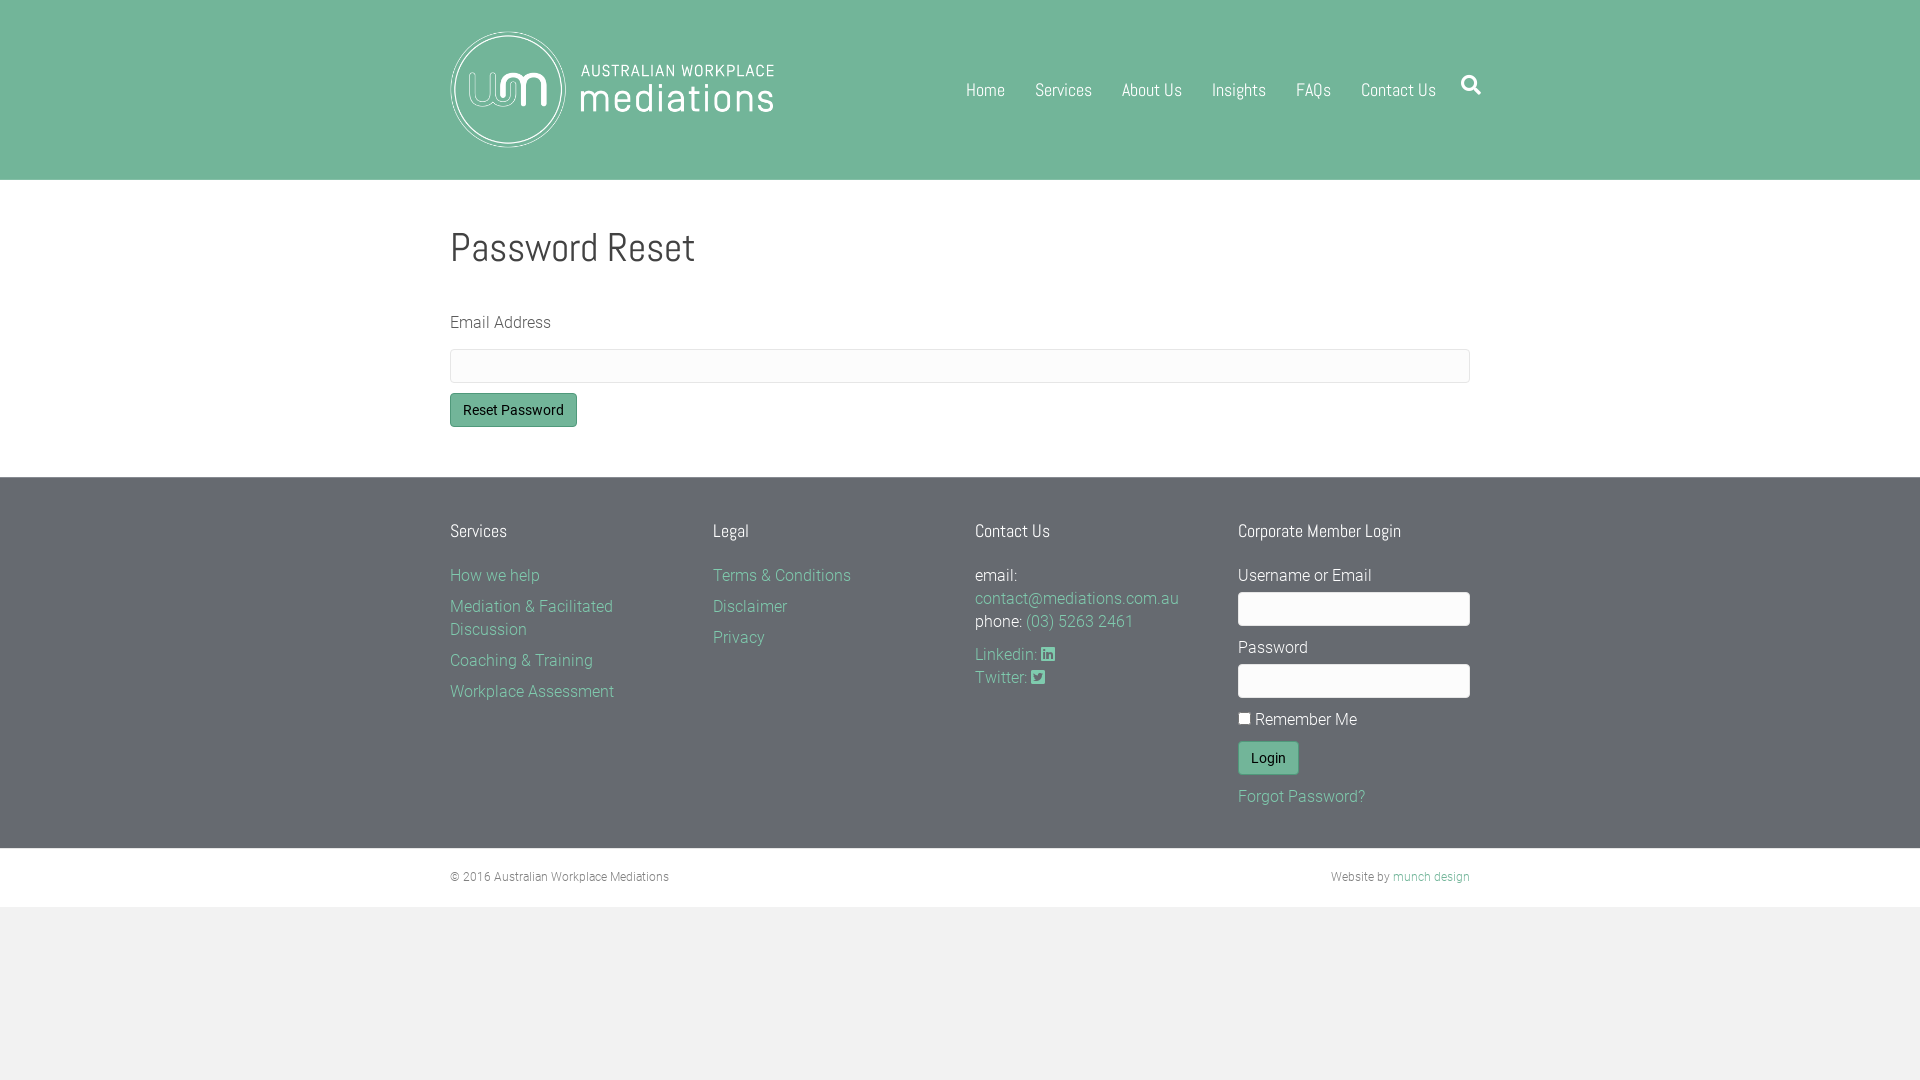 The width and height of the screenshot is (1920, 1080). What do you see at coordinates (1152, 88) in the screenshot?
I see `'About Us'` at bounding box center [1152, 88].